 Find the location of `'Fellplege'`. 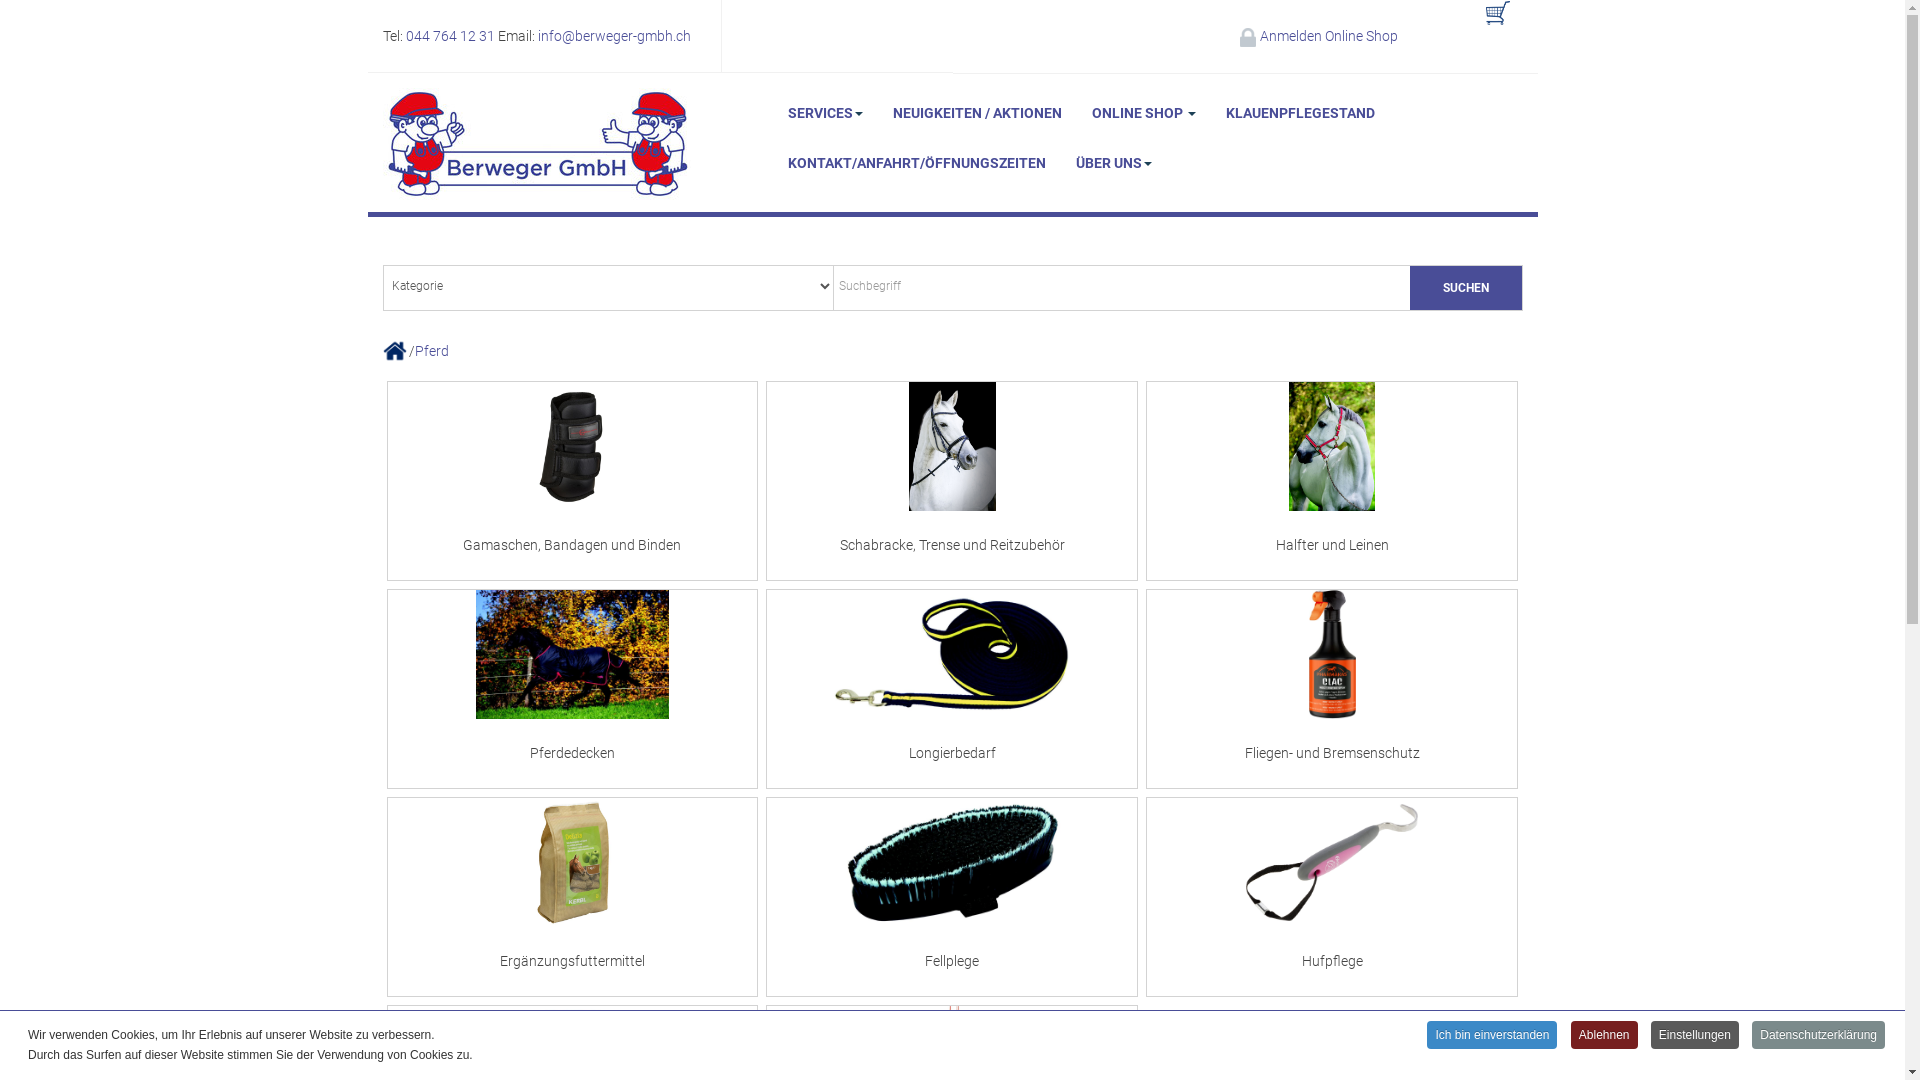

'Fellplege' is located at coordinates (950, 896).